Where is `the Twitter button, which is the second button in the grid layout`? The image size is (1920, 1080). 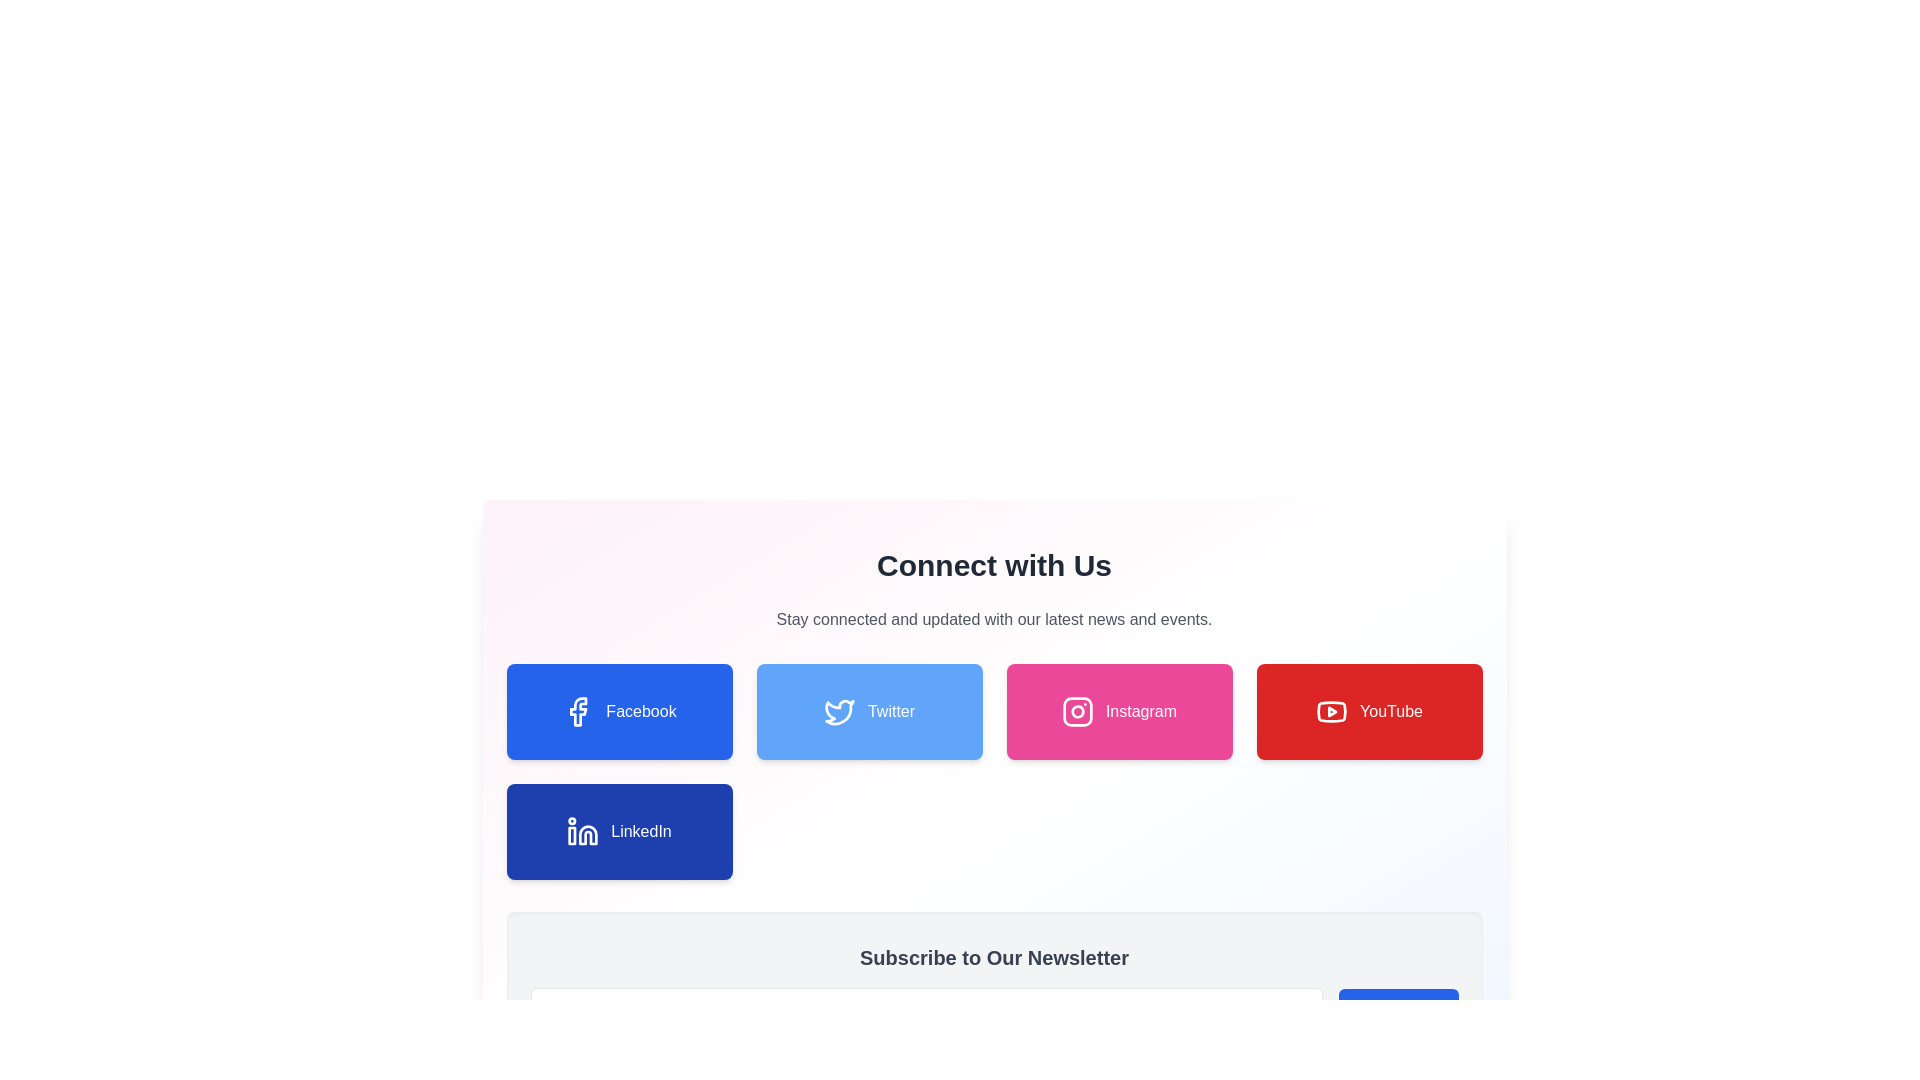 the Twitter button, which is the second button in the grid layout is located at coordinates (869, 711).